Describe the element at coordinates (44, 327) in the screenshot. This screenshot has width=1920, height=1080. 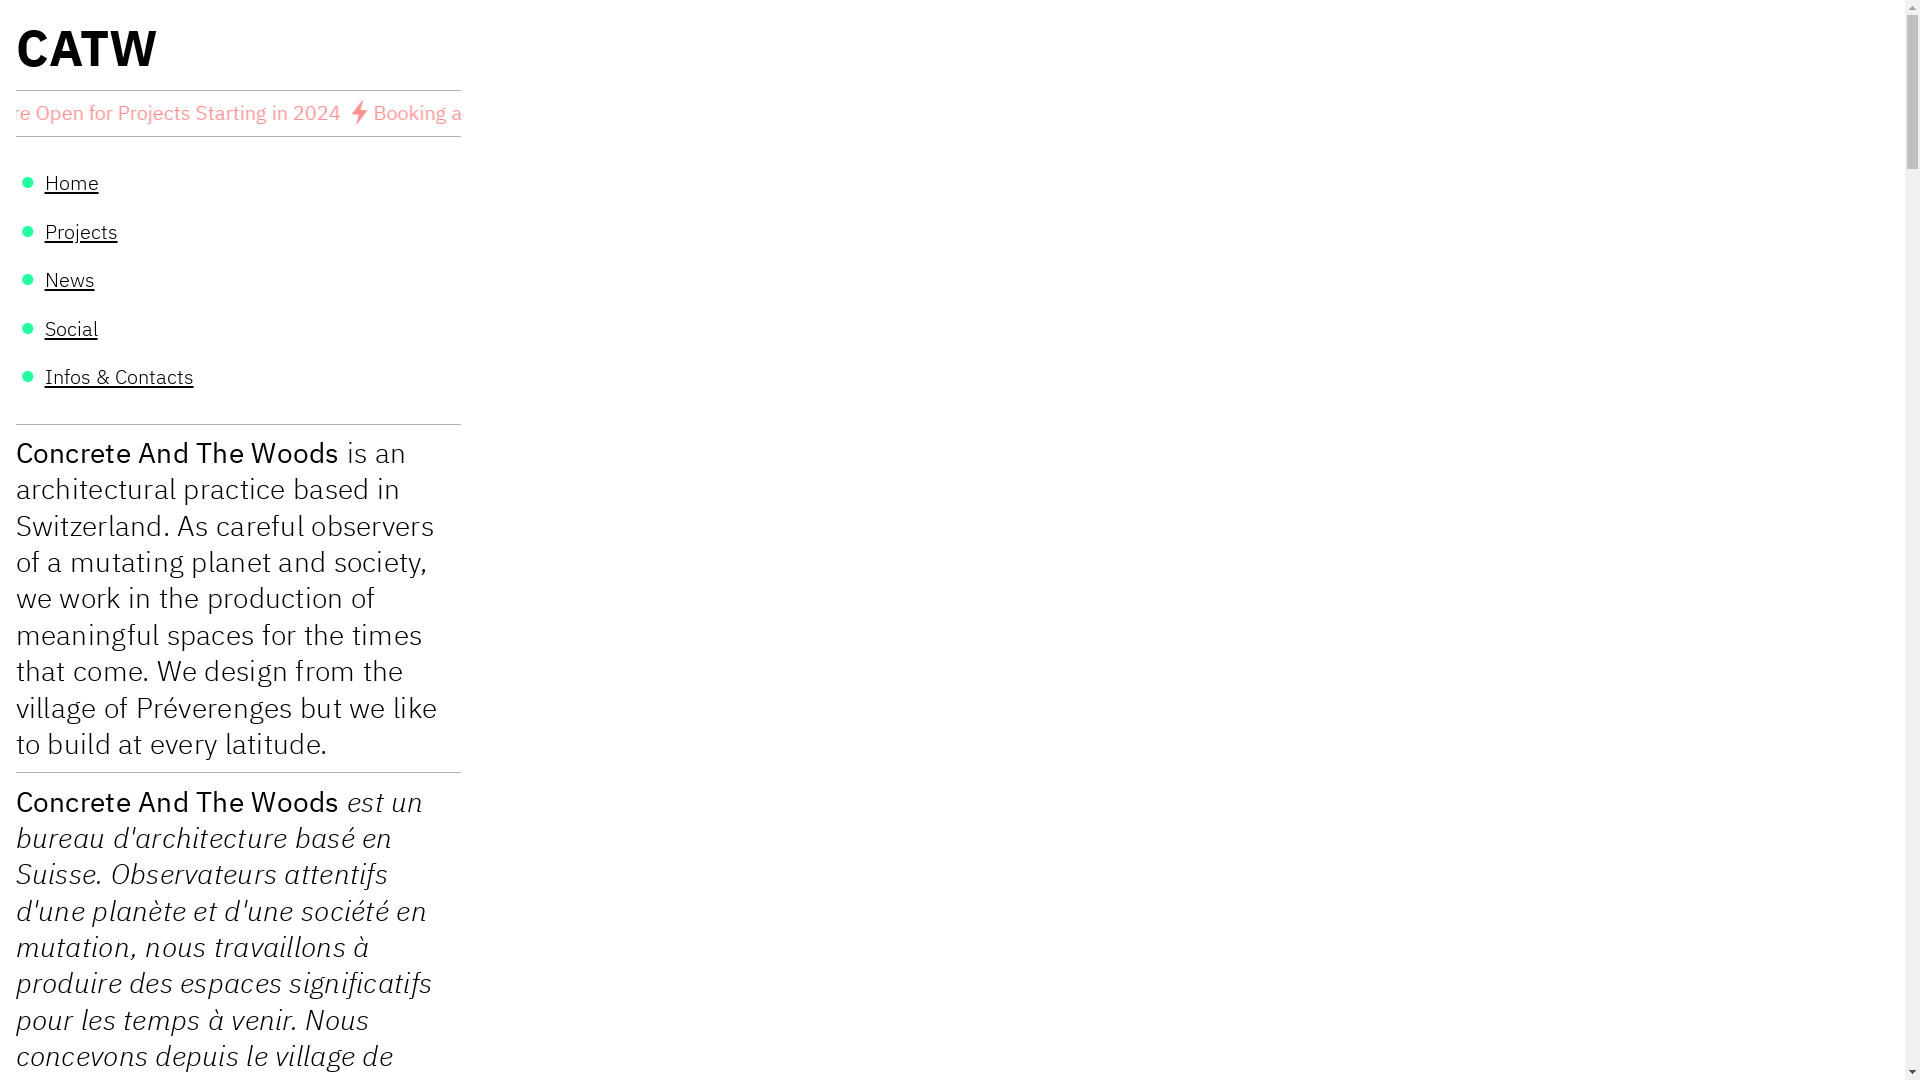
I see `'Social'` at that location.